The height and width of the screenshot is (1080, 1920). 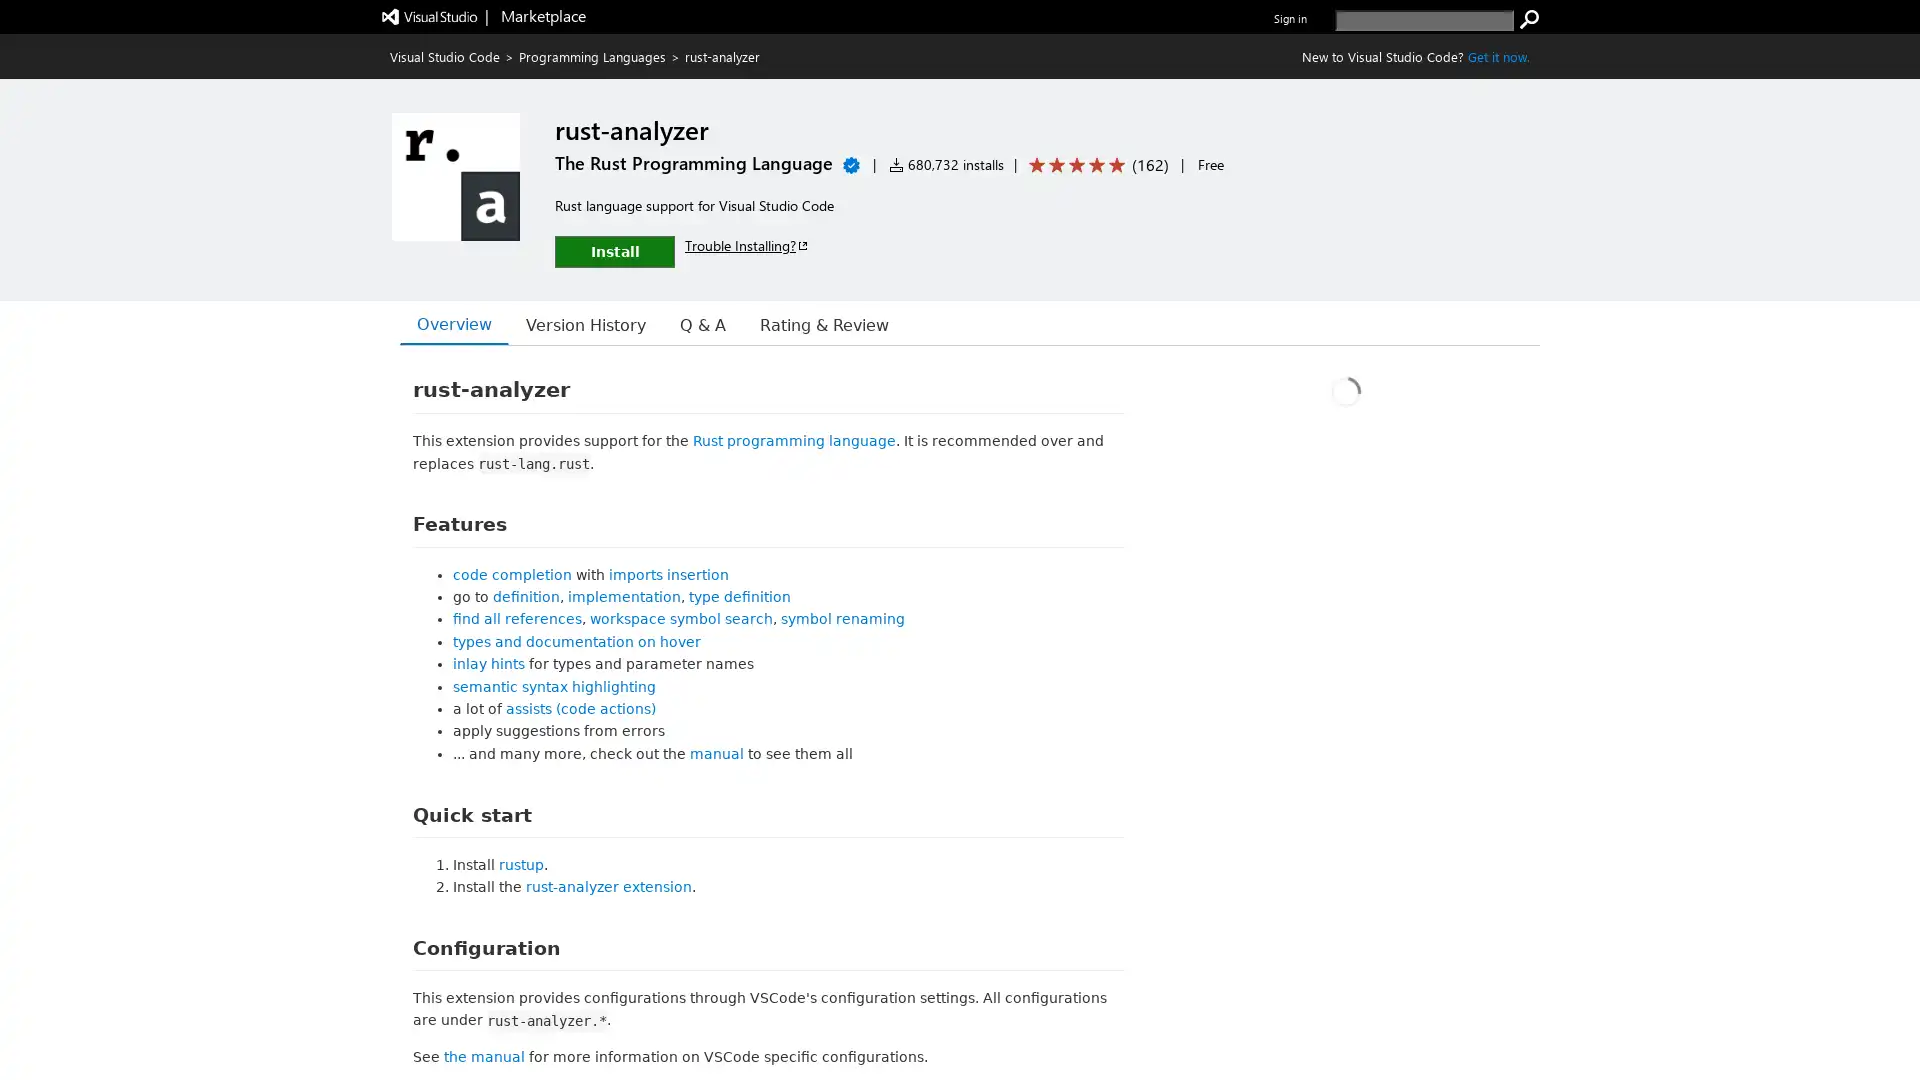 I want to click on Q & A, so click(x=677, y=323).